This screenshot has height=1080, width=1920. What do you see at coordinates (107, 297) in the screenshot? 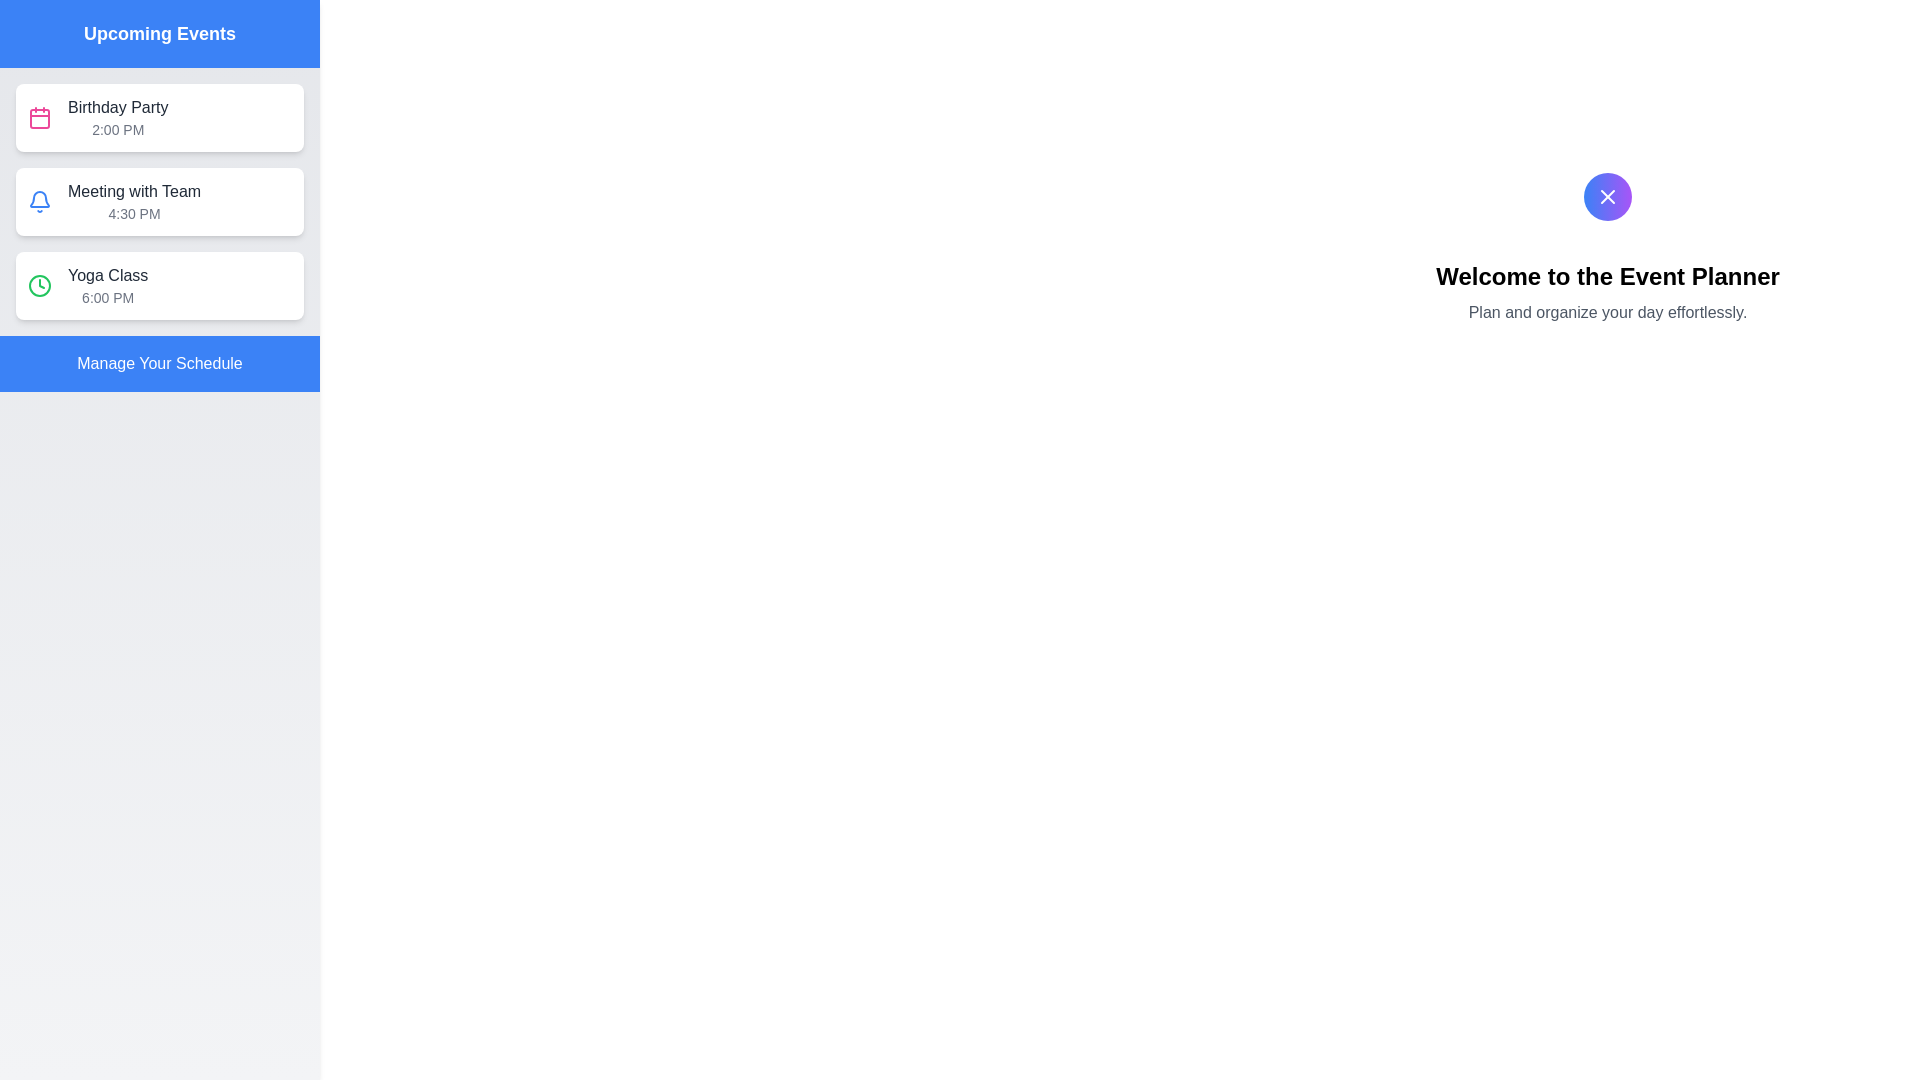
I see `the text label displaying '6:00 PM' that is located below the 'Yoga Class' text in the 'Upcoming Events' section` at bounding box center [107, 297].